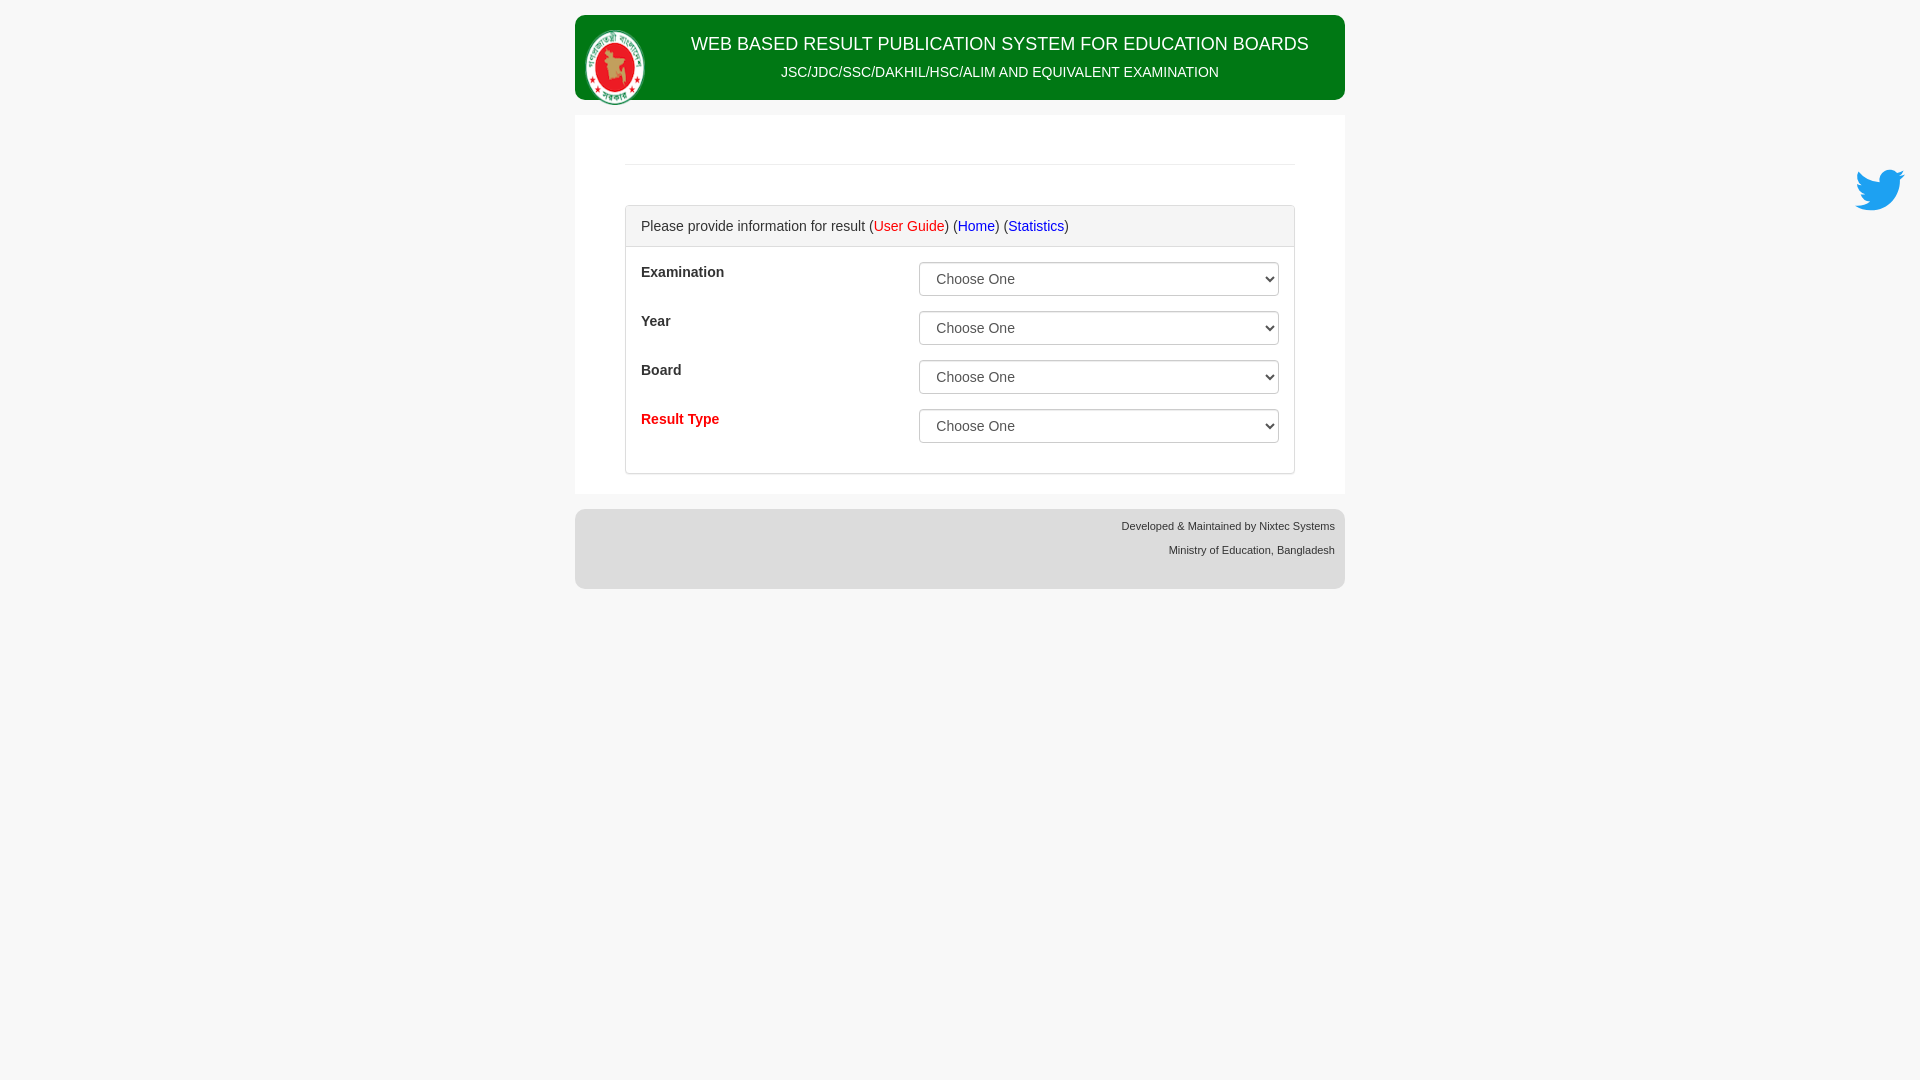 The height and width of the screenshot is (1080, 1920). I want to click on 'Home', so click(957, 225).